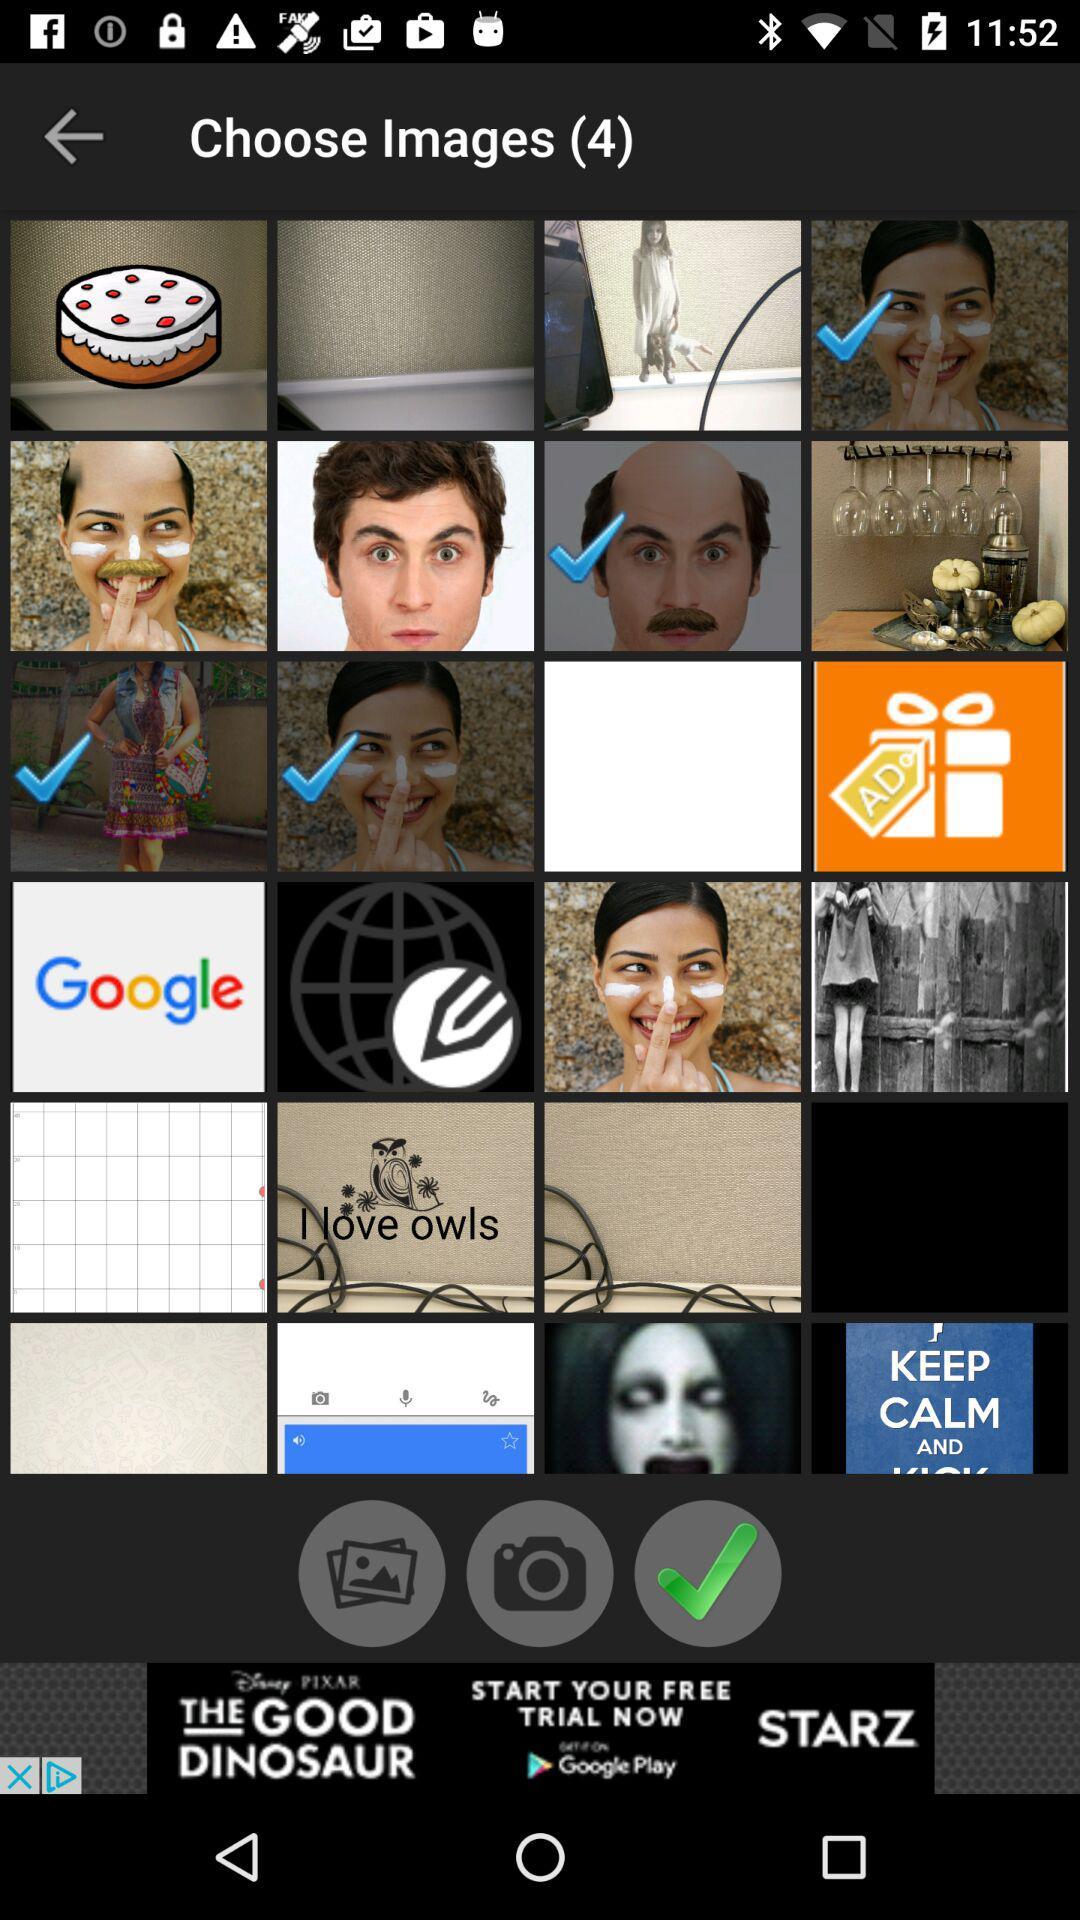  What do you see at coordinates (371, 1572) in the screenshot?
I see `the wallpaper icon` at bounding box center [371, 1572].